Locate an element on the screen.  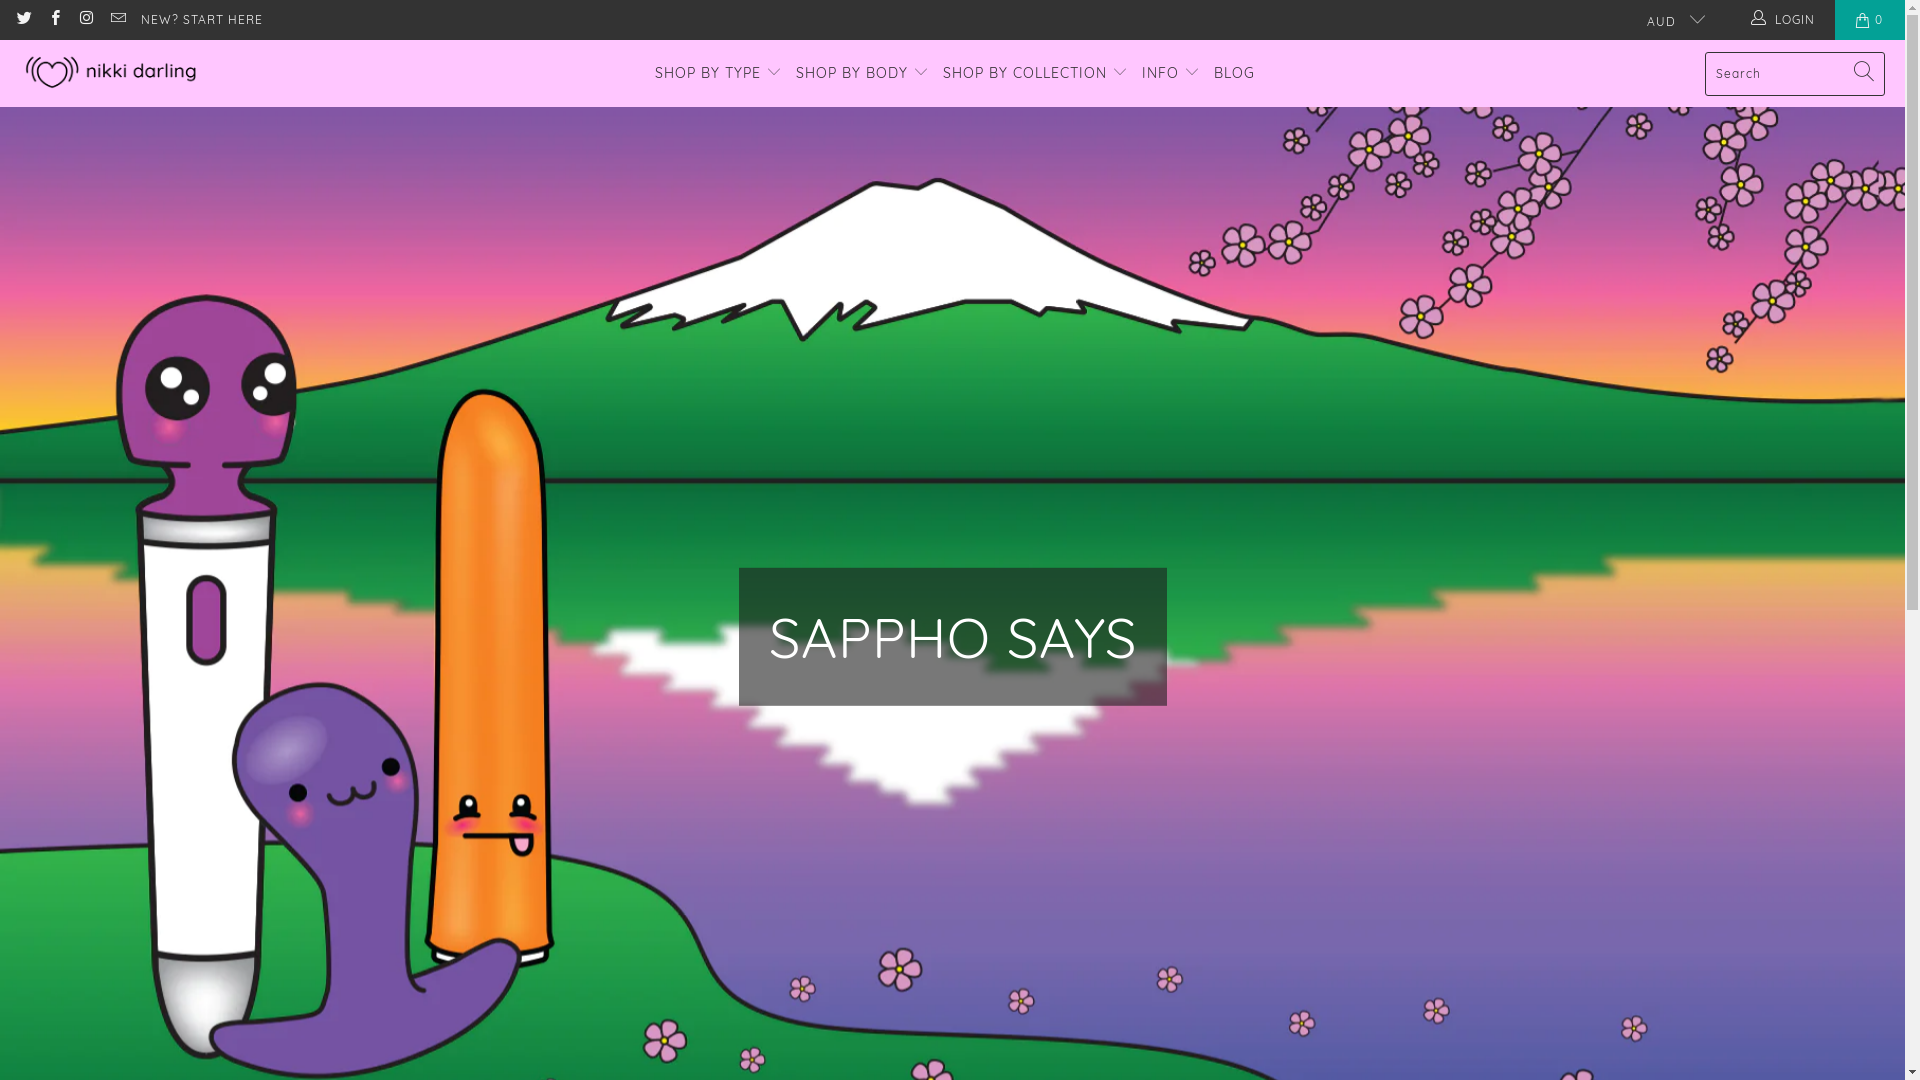
'INFO' is located at coordinates (1171, 72).